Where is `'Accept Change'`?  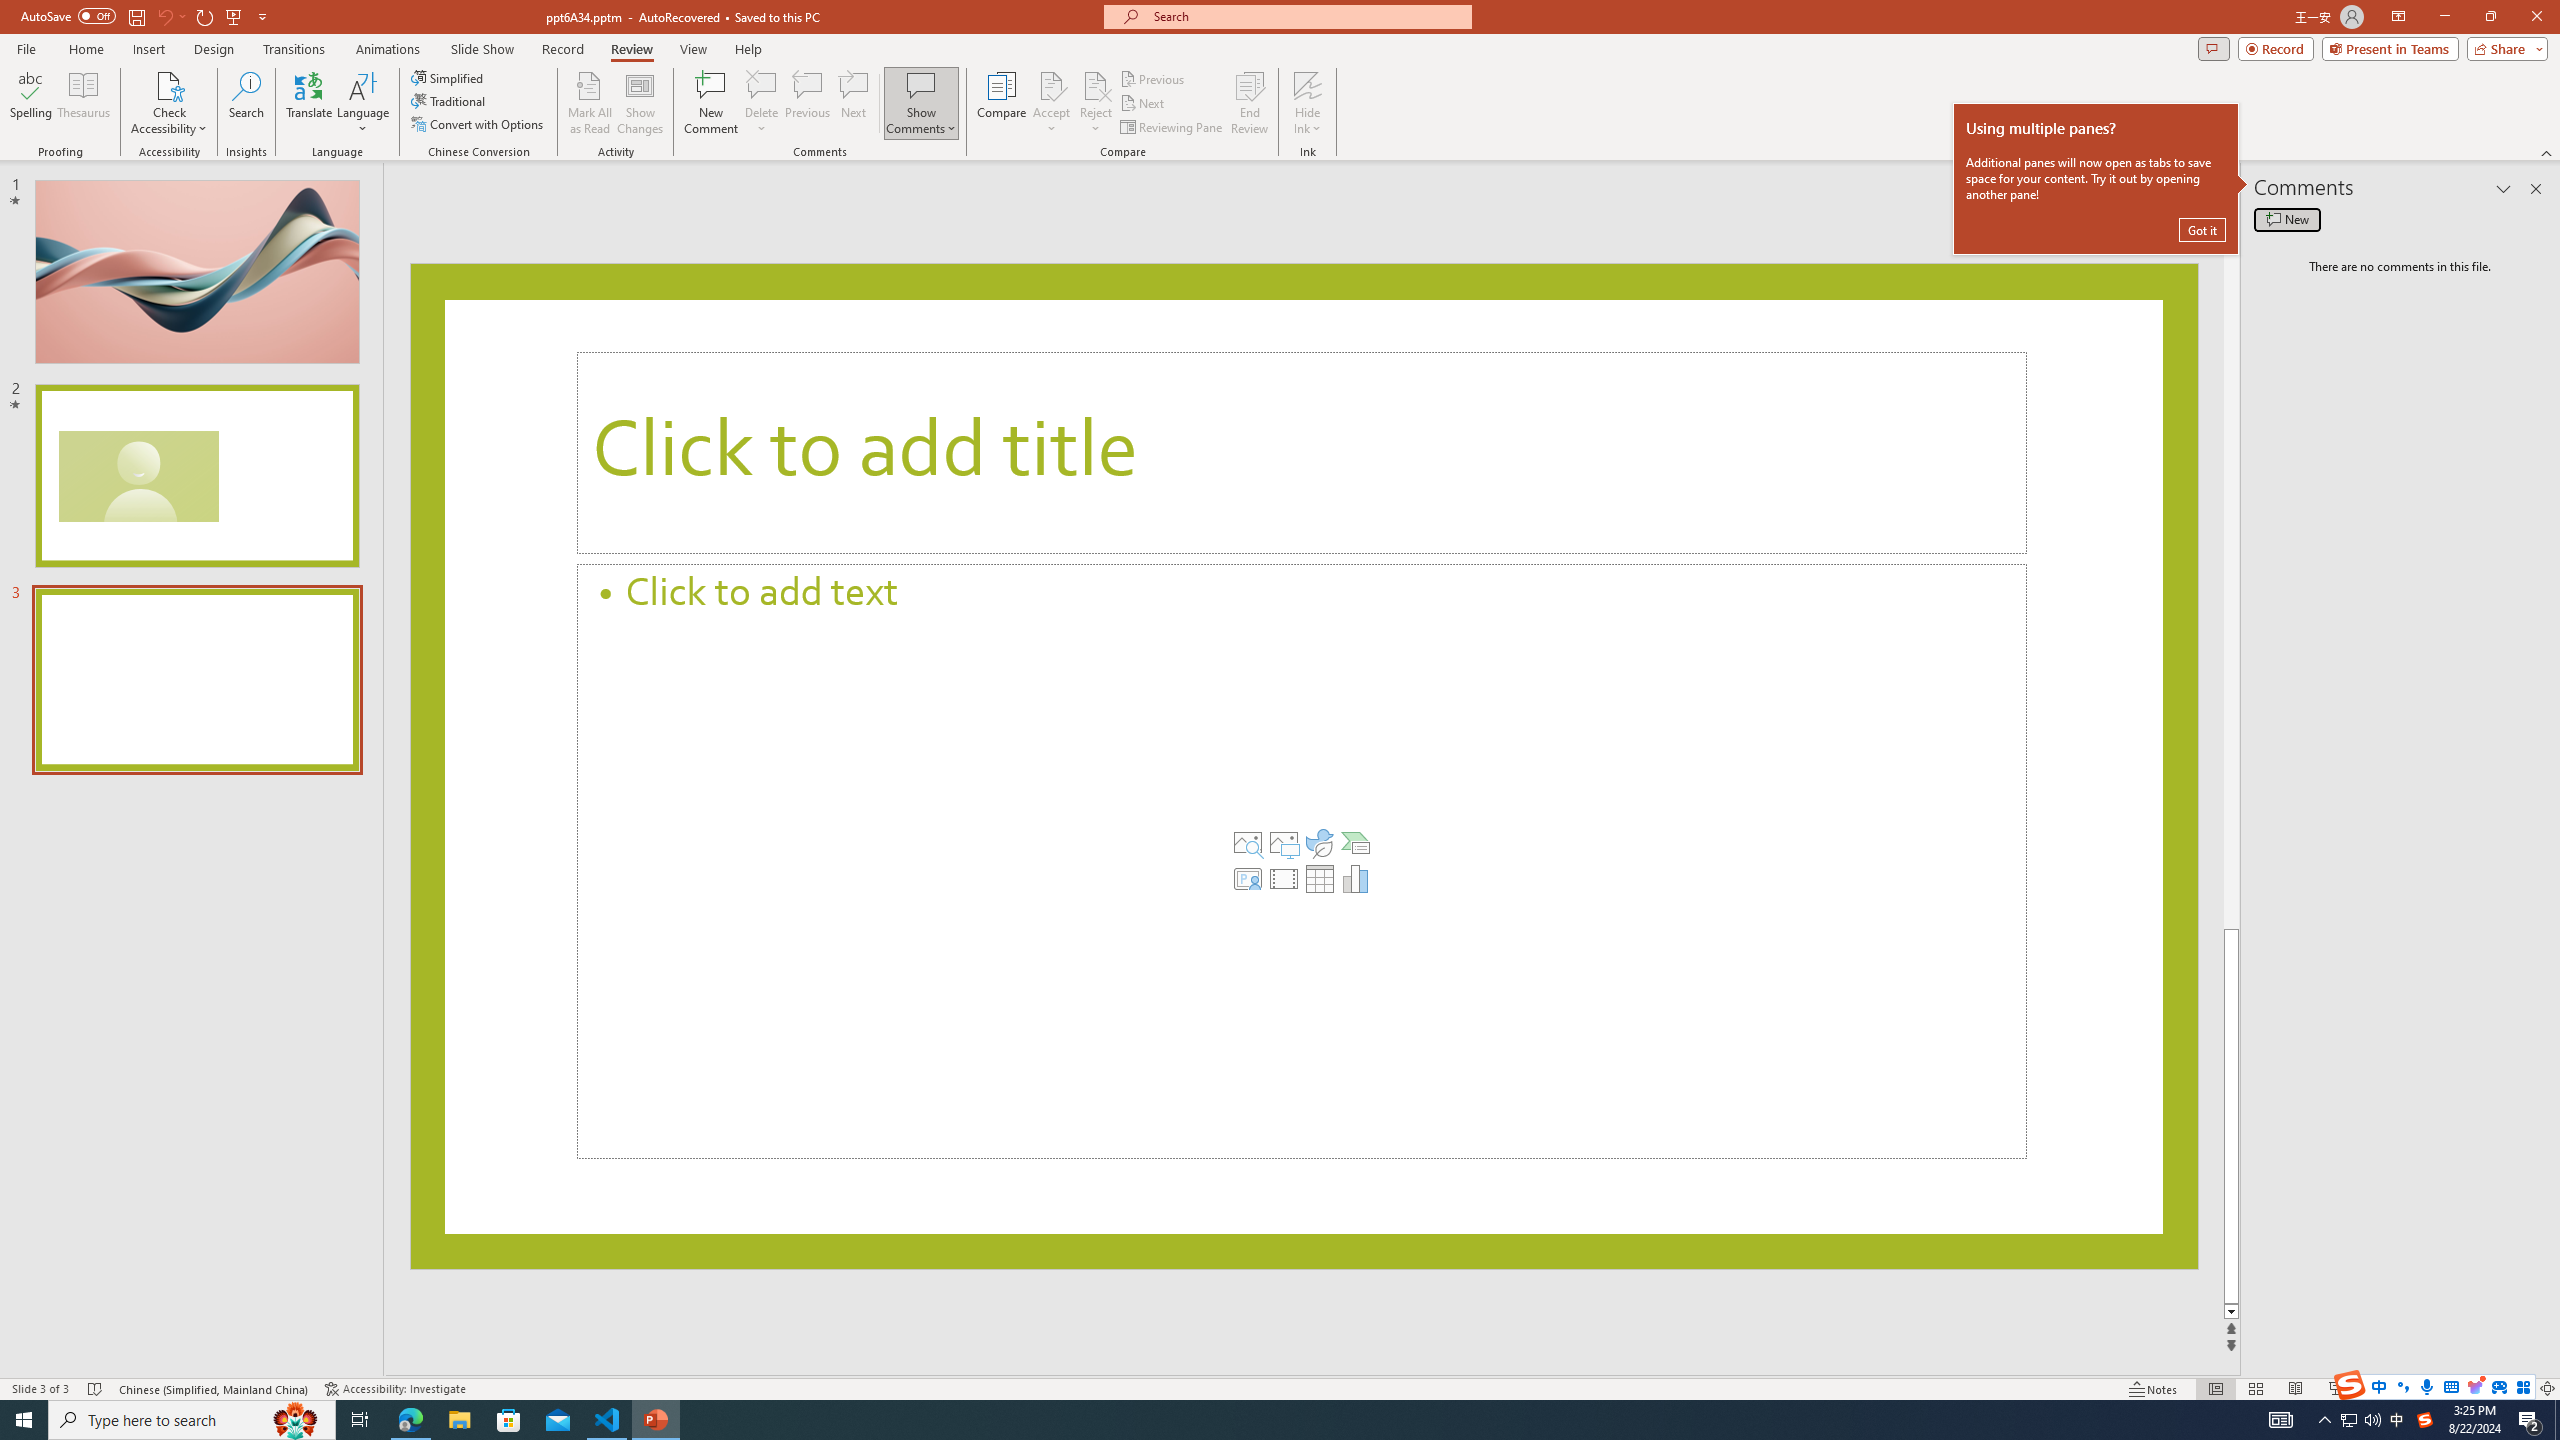
'Accept Change' is located at coordinates (1051, 84).